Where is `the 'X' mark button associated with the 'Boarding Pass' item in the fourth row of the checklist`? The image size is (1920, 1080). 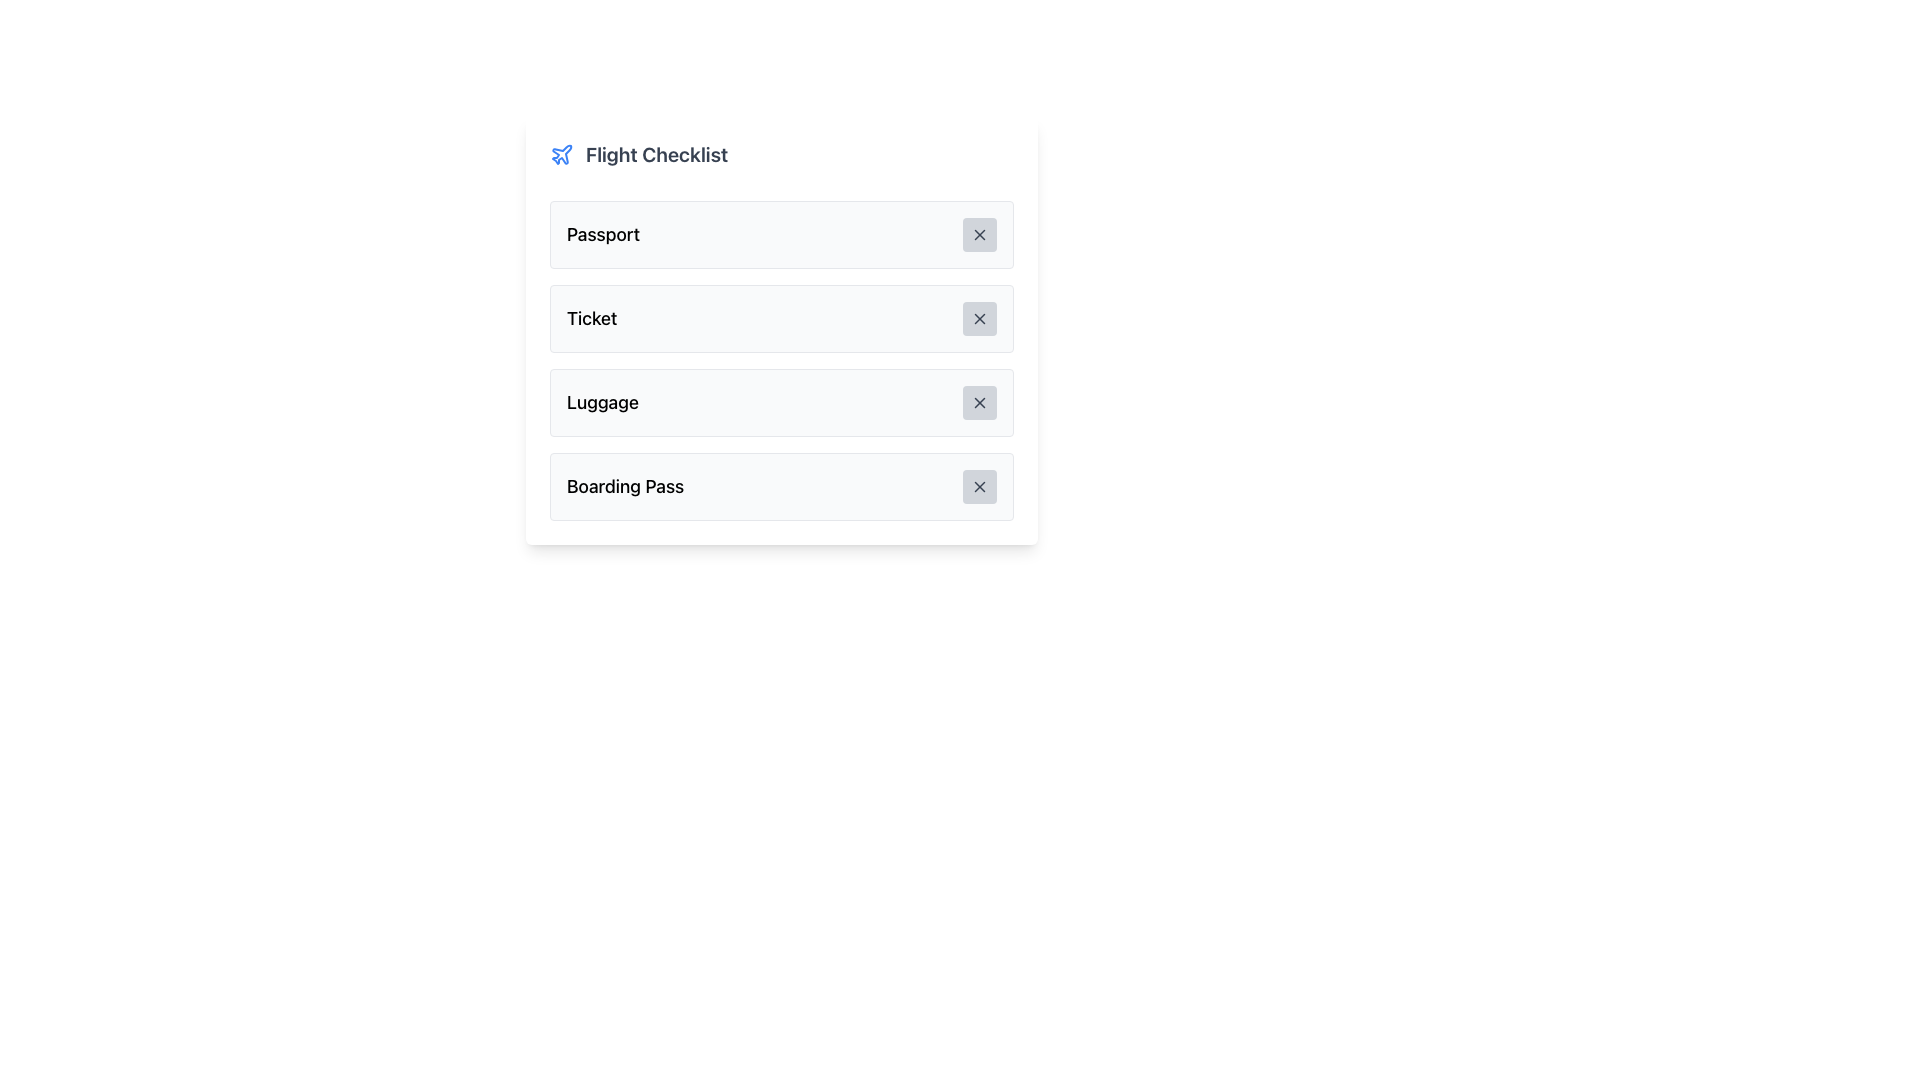 the 'X' mark button associated with the 'Boarding Pass' item in the fourth row of the checklist is located at coordinates (979, 486).